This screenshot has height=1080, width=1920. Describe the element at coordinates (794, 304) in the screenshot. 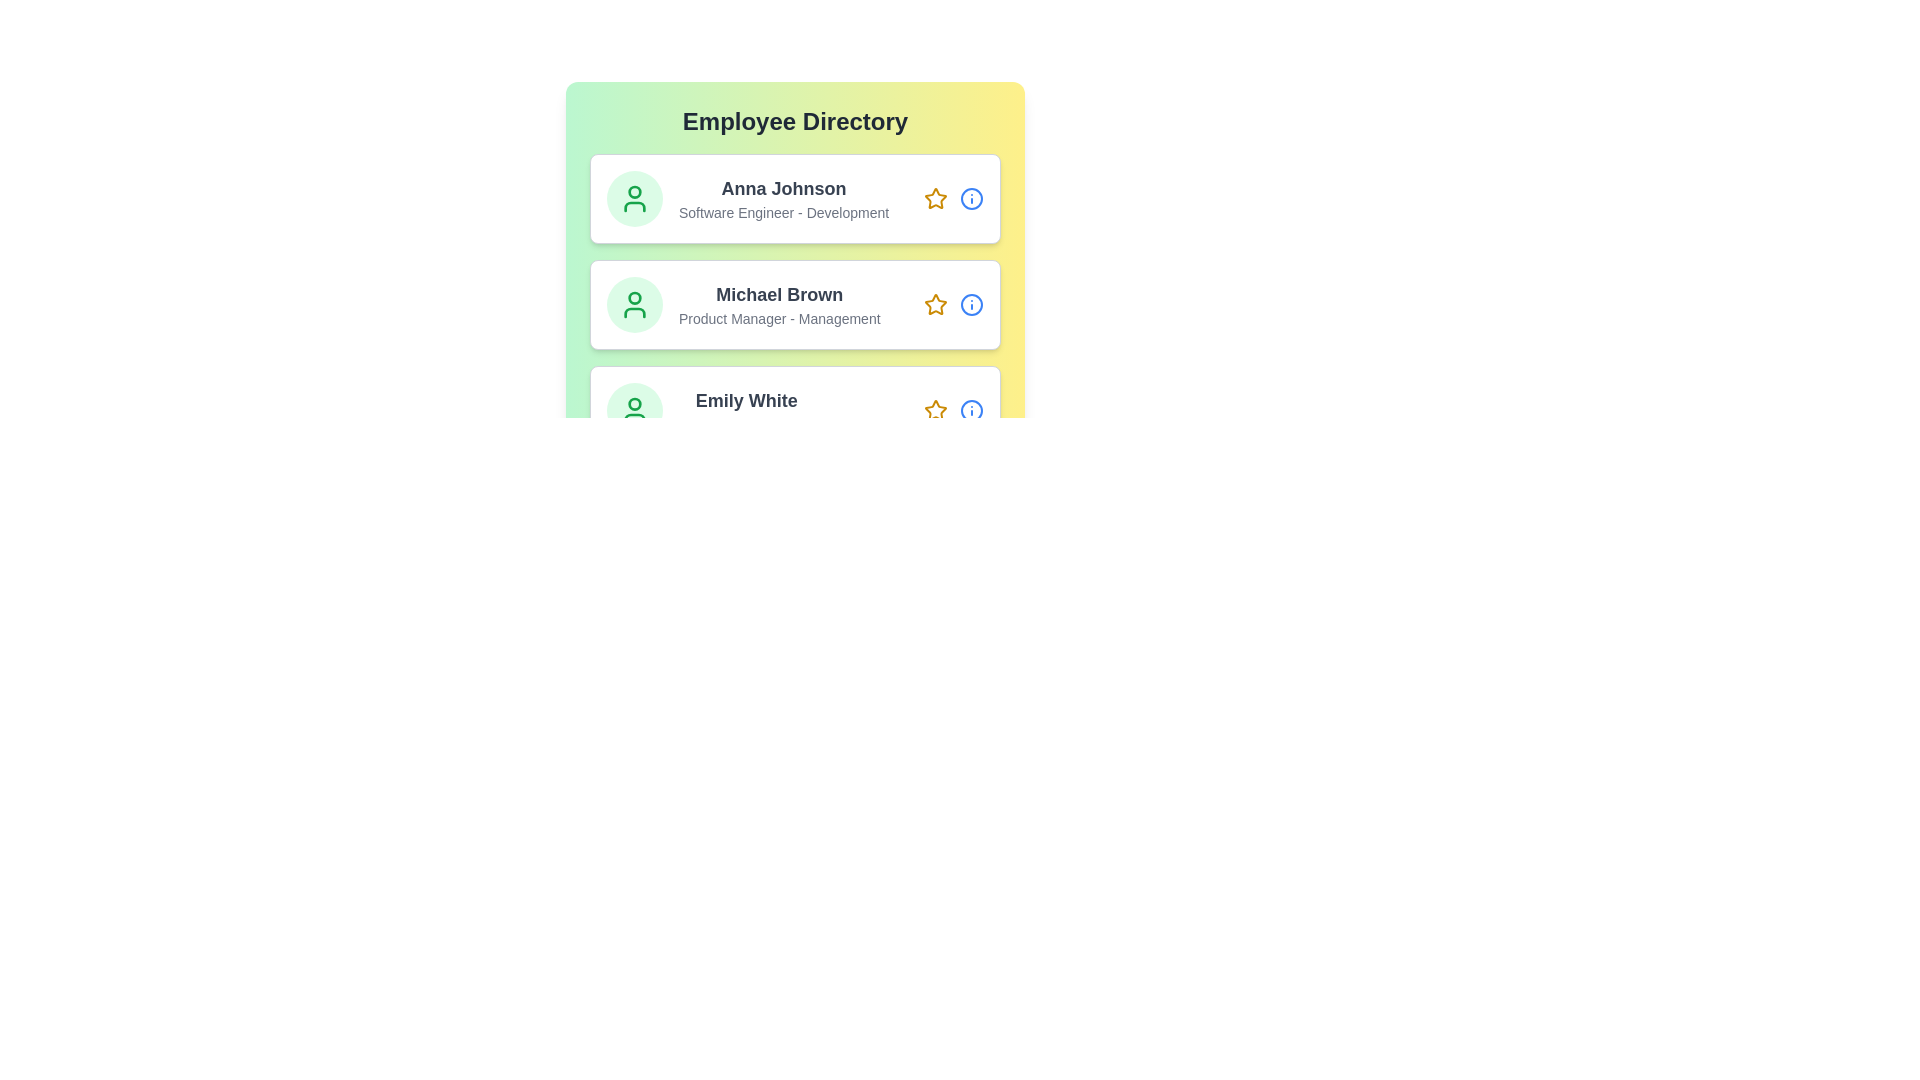

I see `the employee card for Michael Brown` at that location.